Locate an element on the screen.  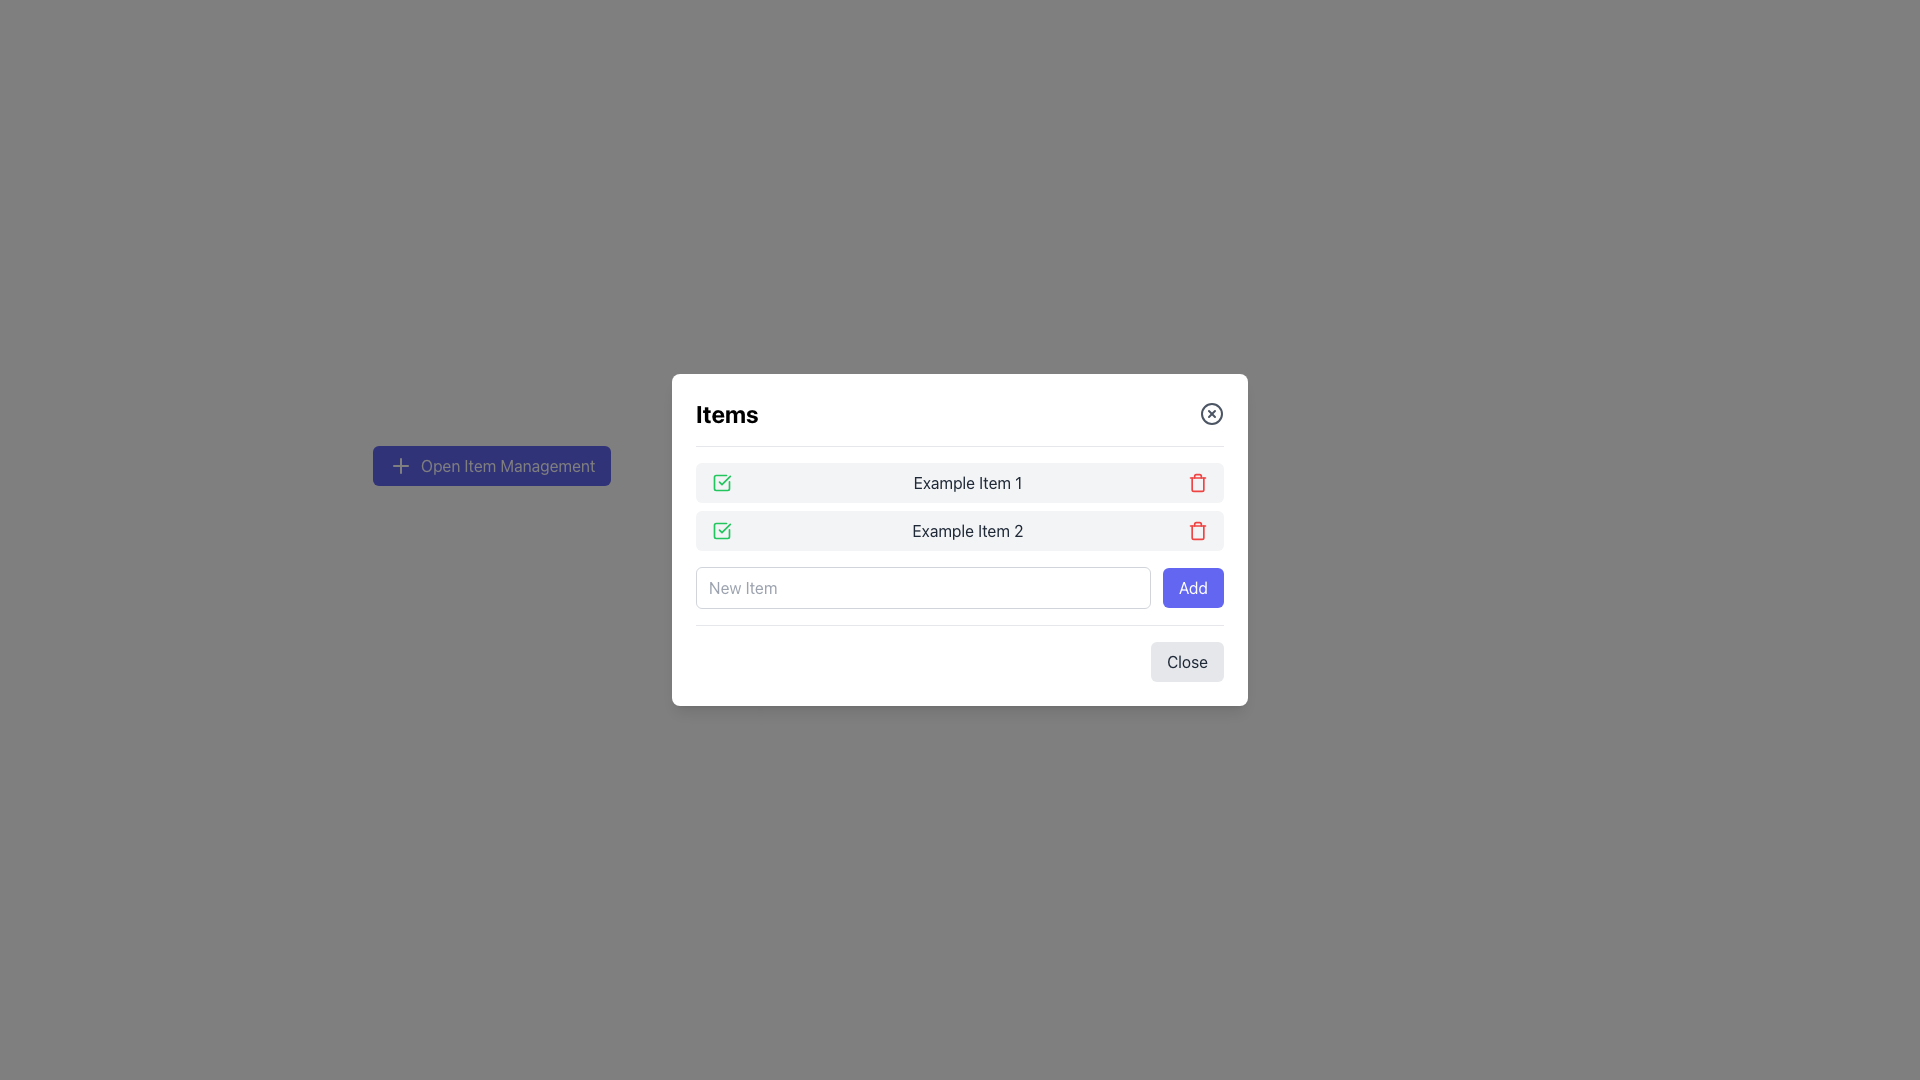
the static text content displaying 'Example Item 2', which is located in the second row of a modal, positioned between a green check icon and a red delete button is located at coordinates (960, 530).